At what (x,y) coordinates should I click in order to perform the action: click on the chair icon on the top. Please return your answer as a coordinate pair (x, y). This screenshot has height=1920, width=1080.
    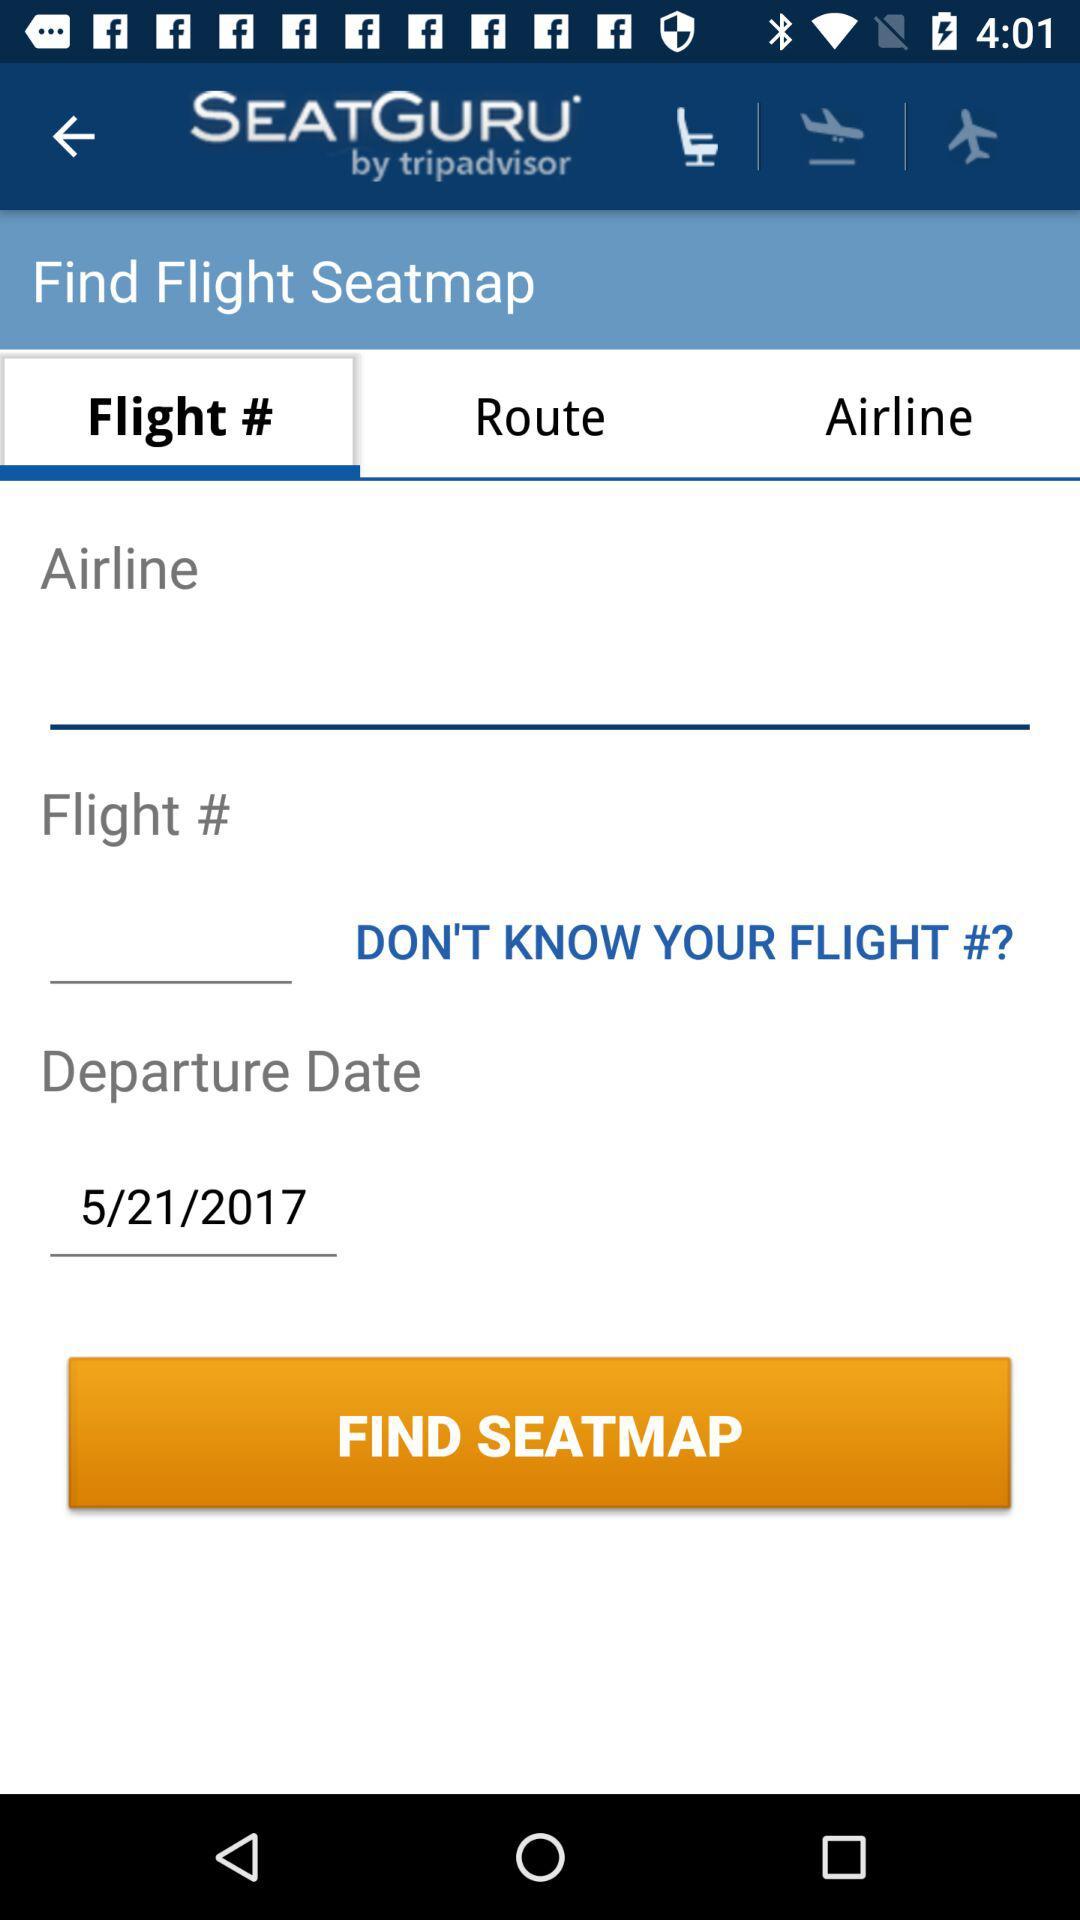
    Looking at the image, I should click on (697, 135).